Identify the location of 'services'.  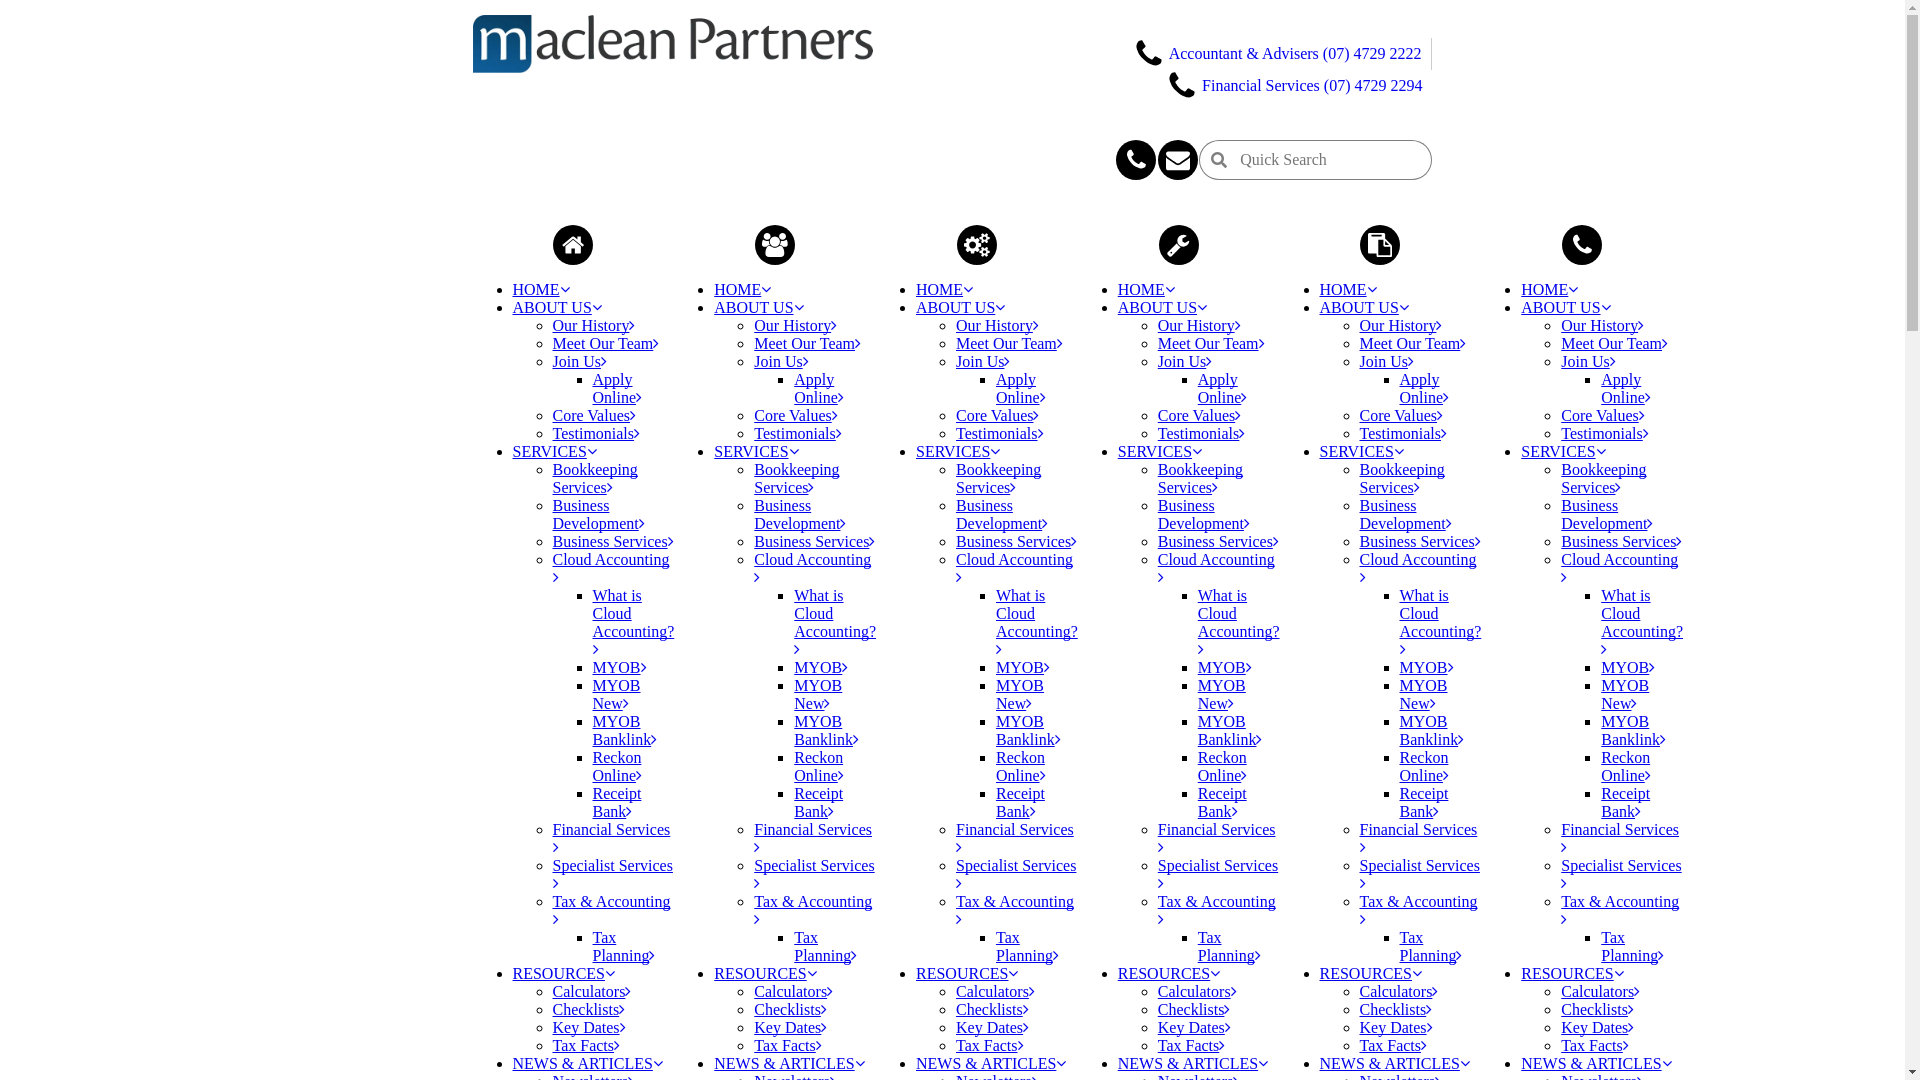
(977, 244).